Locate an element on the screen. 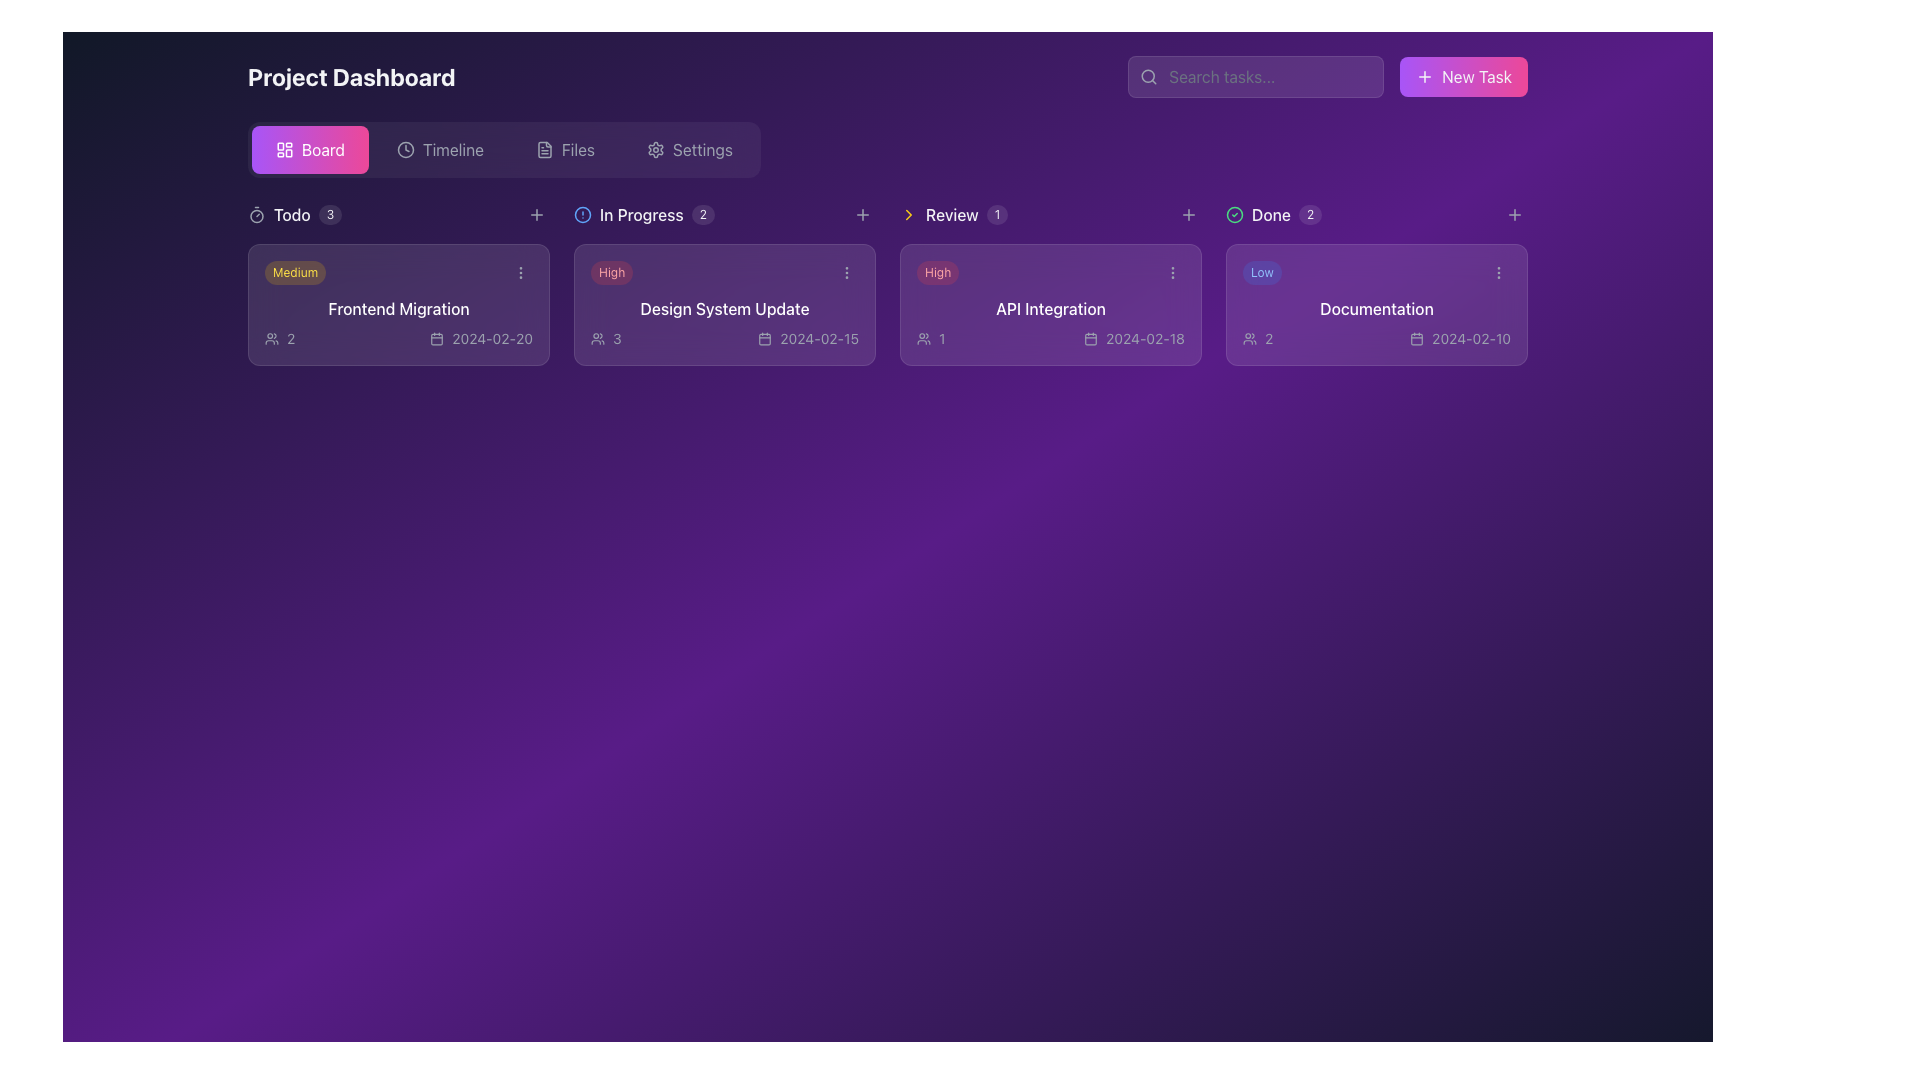 This screenshot has width=1920, height=1080. the Task Card displaying 'Documentation' with priority 'Low' in the 'Done' section is located at coordinates (1376, 304).